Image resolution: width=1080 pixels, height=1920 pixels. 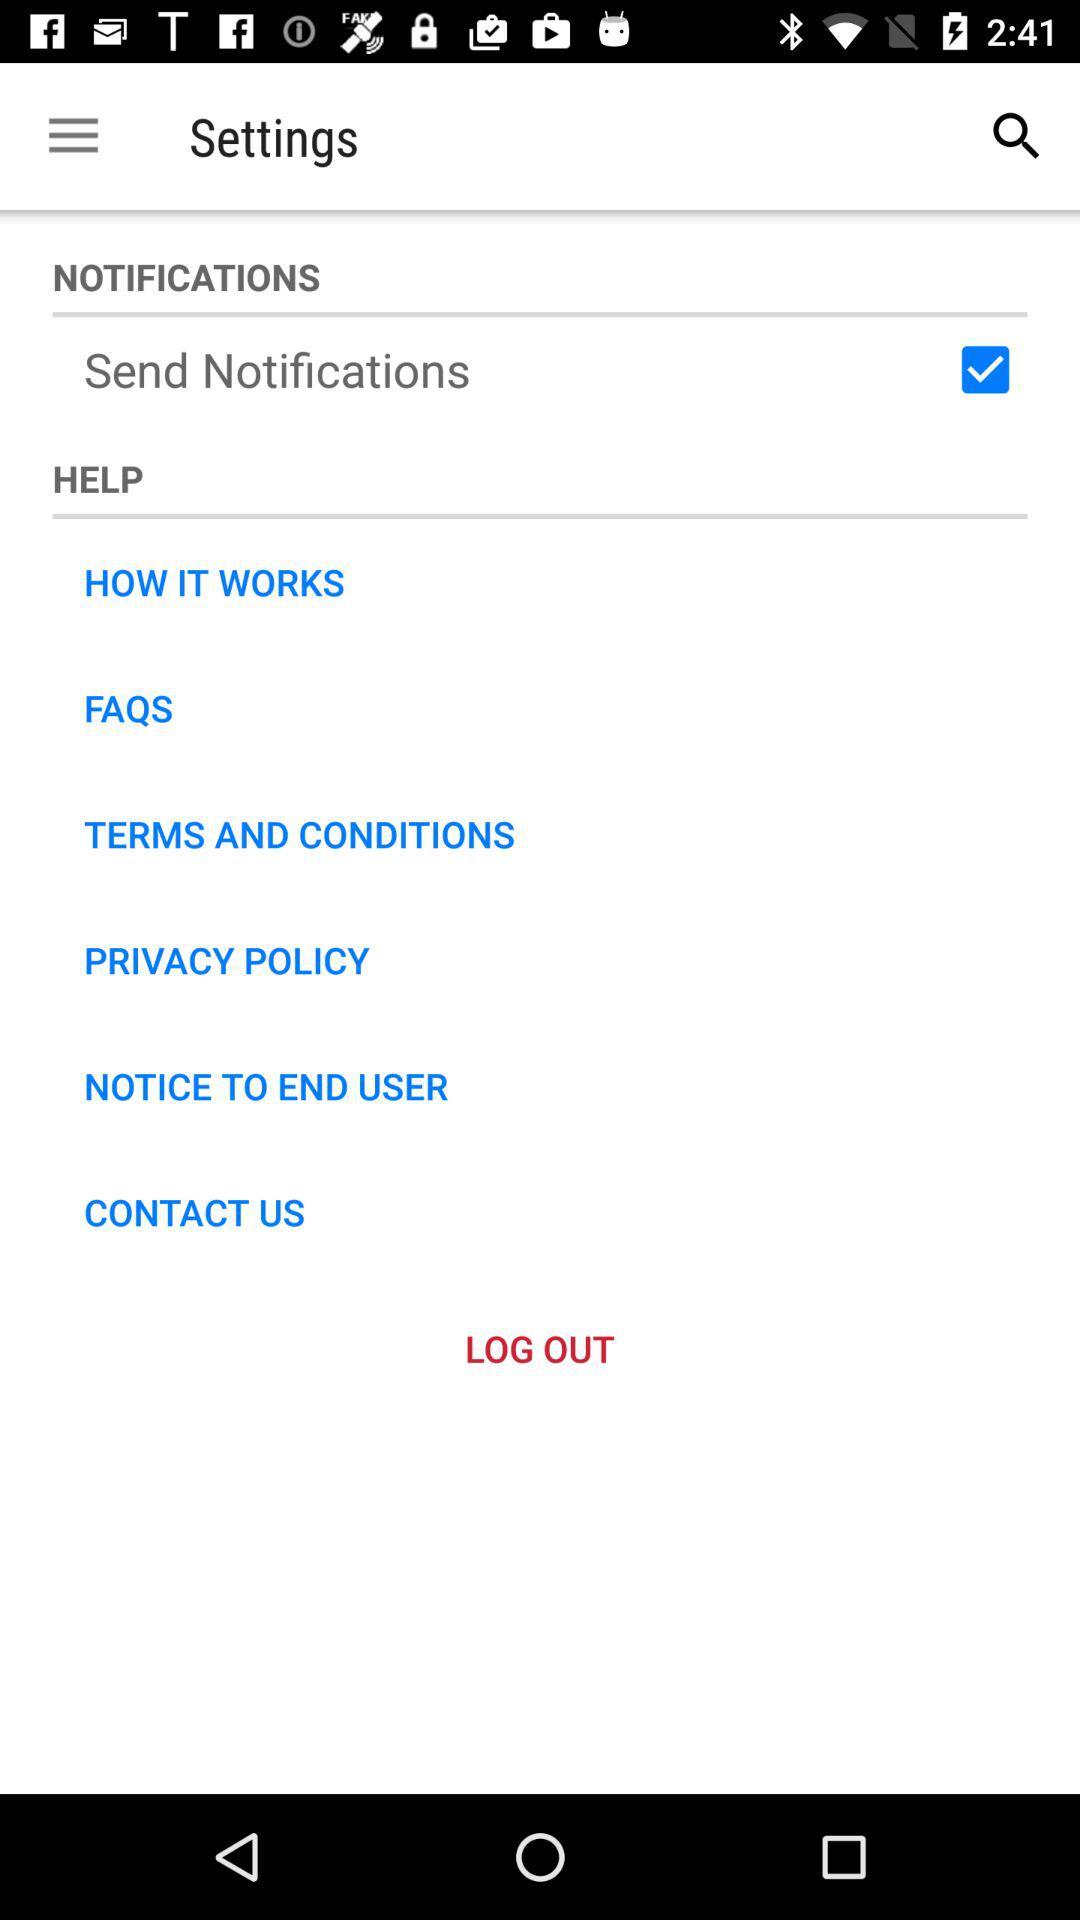 I want to click on the icon next to the settings item, so click(x=72, y=135).